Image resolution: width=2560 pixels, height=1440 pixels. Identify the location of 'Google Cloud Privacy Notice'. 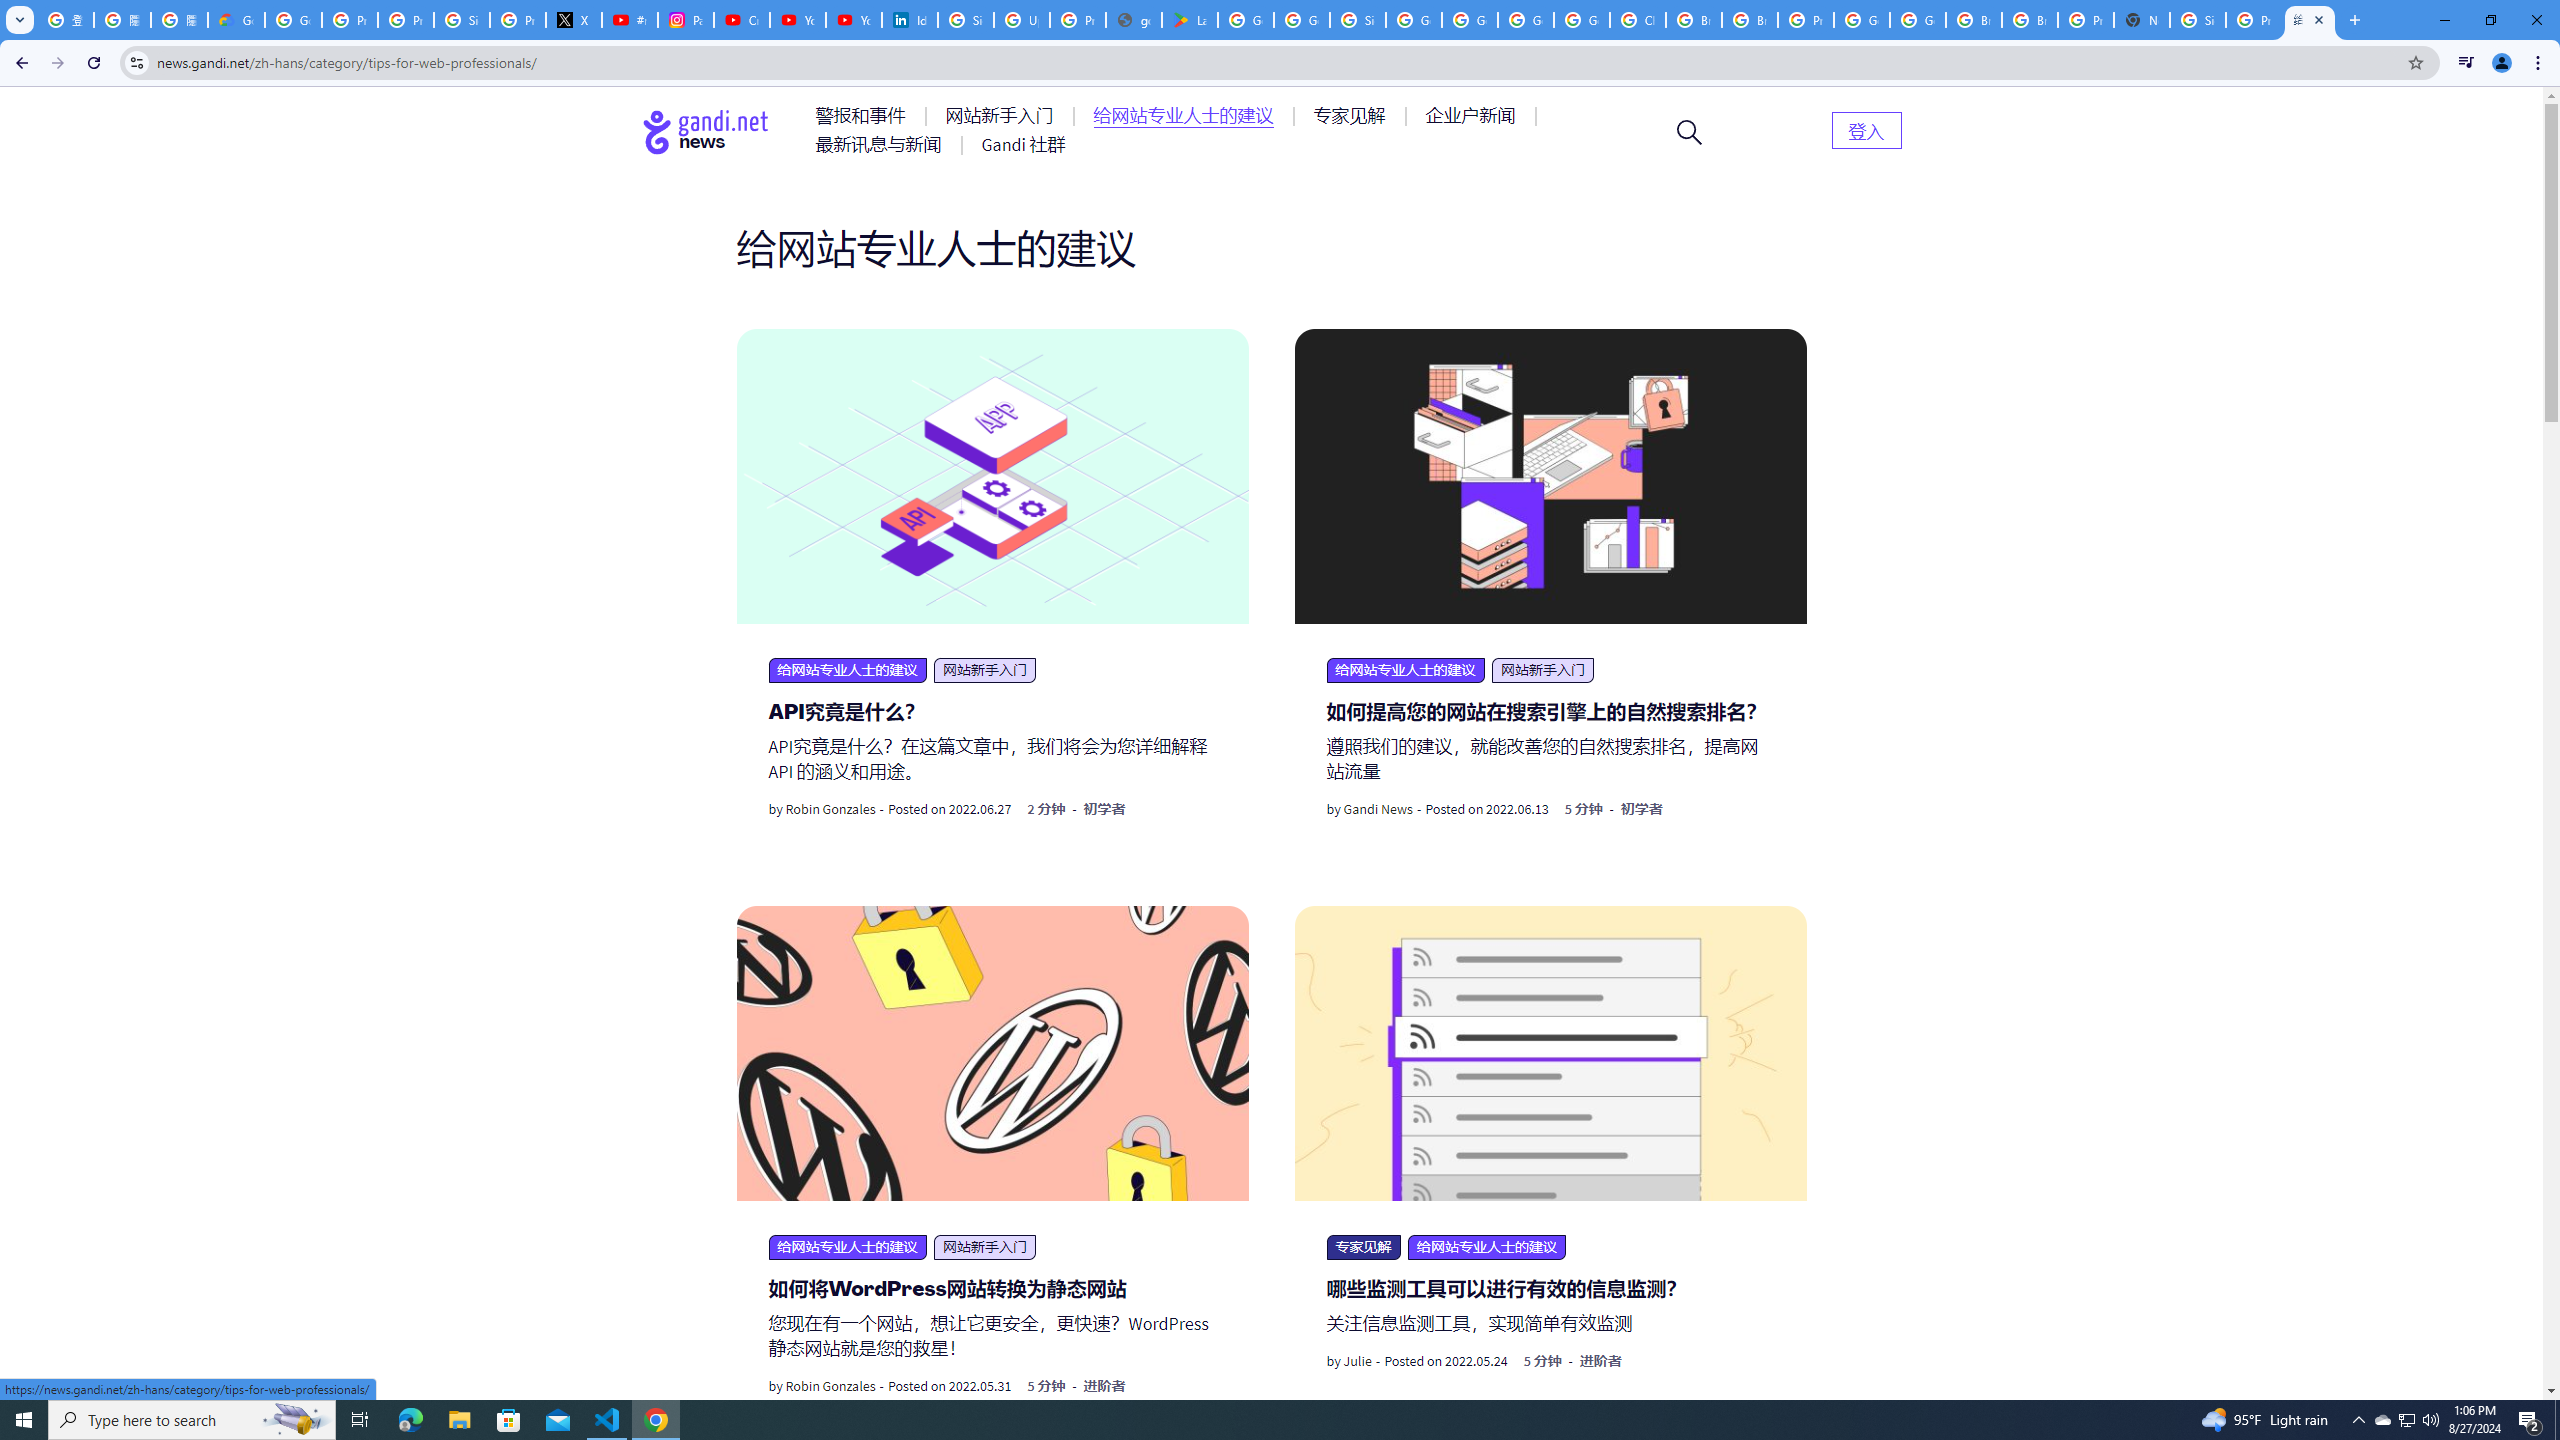
(236, 19).